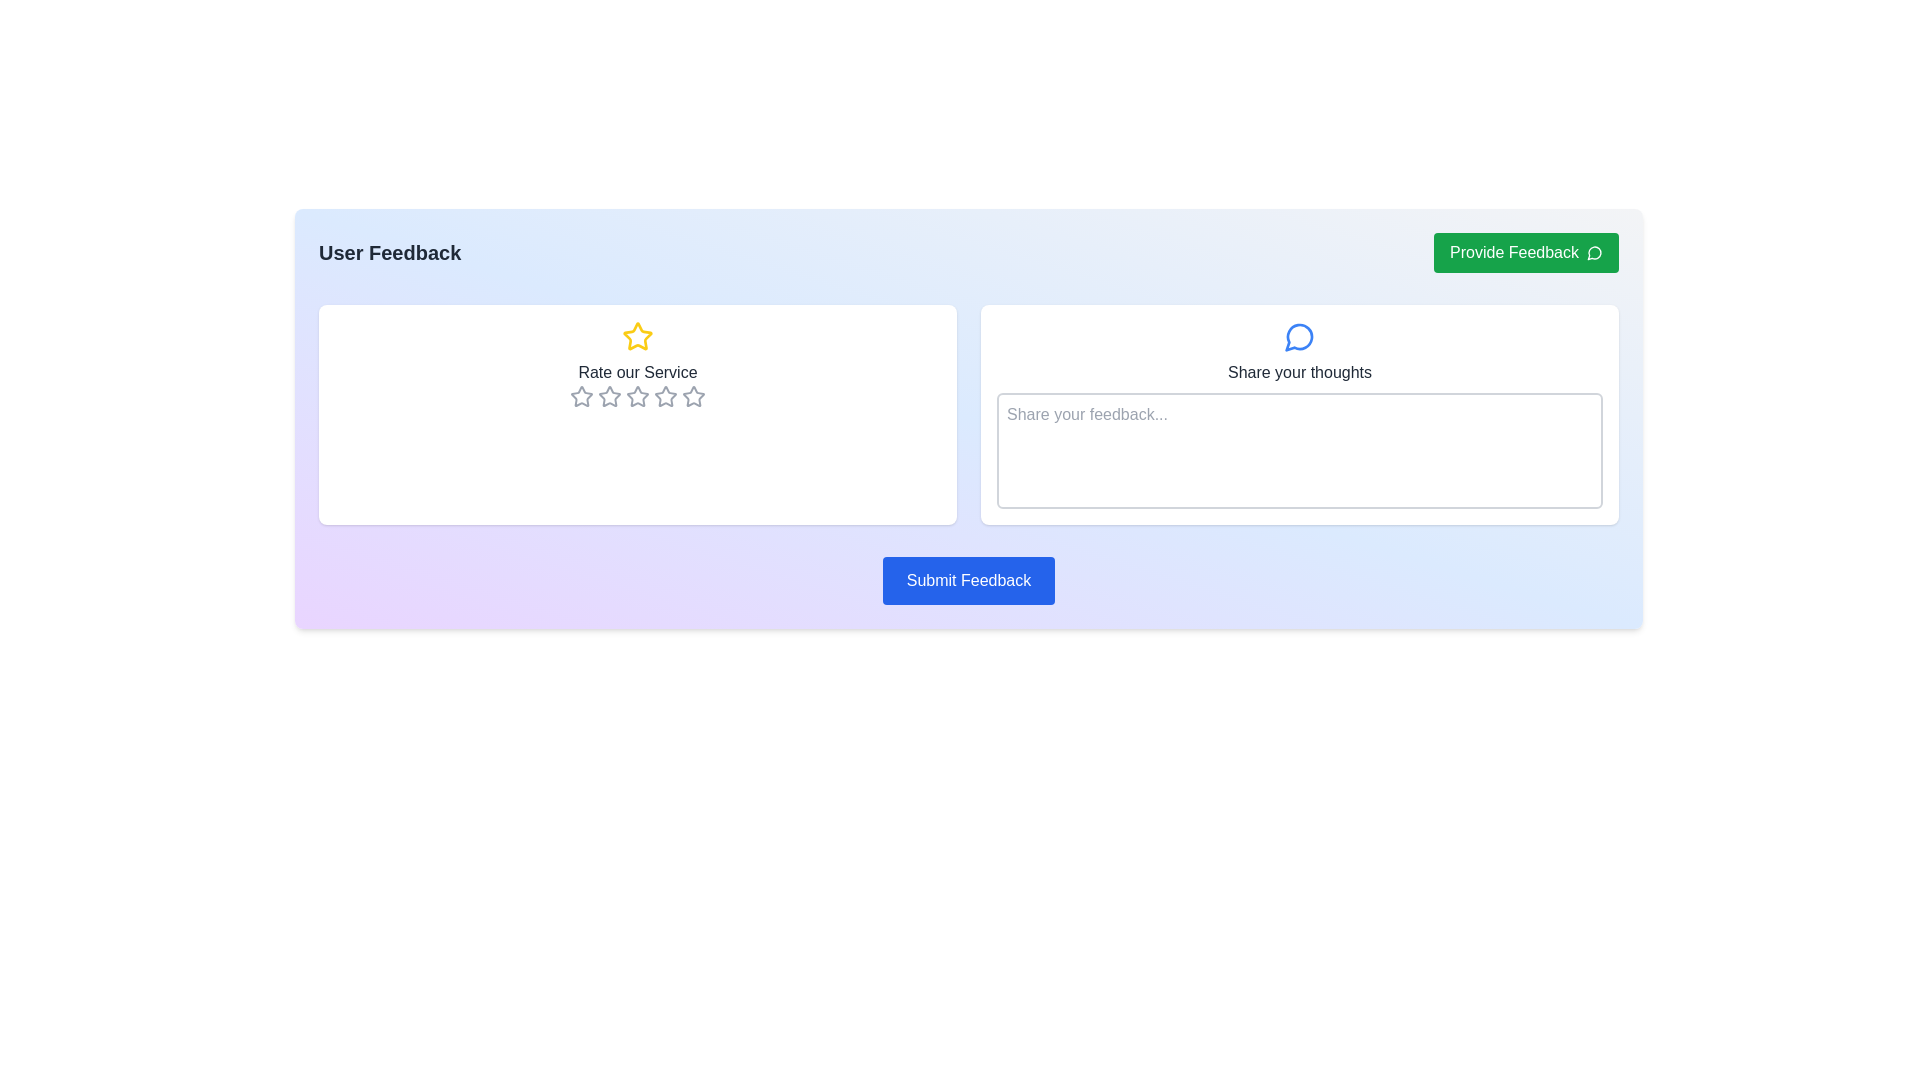 Image resolution: width=1920 pixels, height=1080 pixels. What do you see at coordinates (666, 396) in the screenshot?
I see `the third star icon in the 'Rate our Service' section` at bounding box center [666, 396].